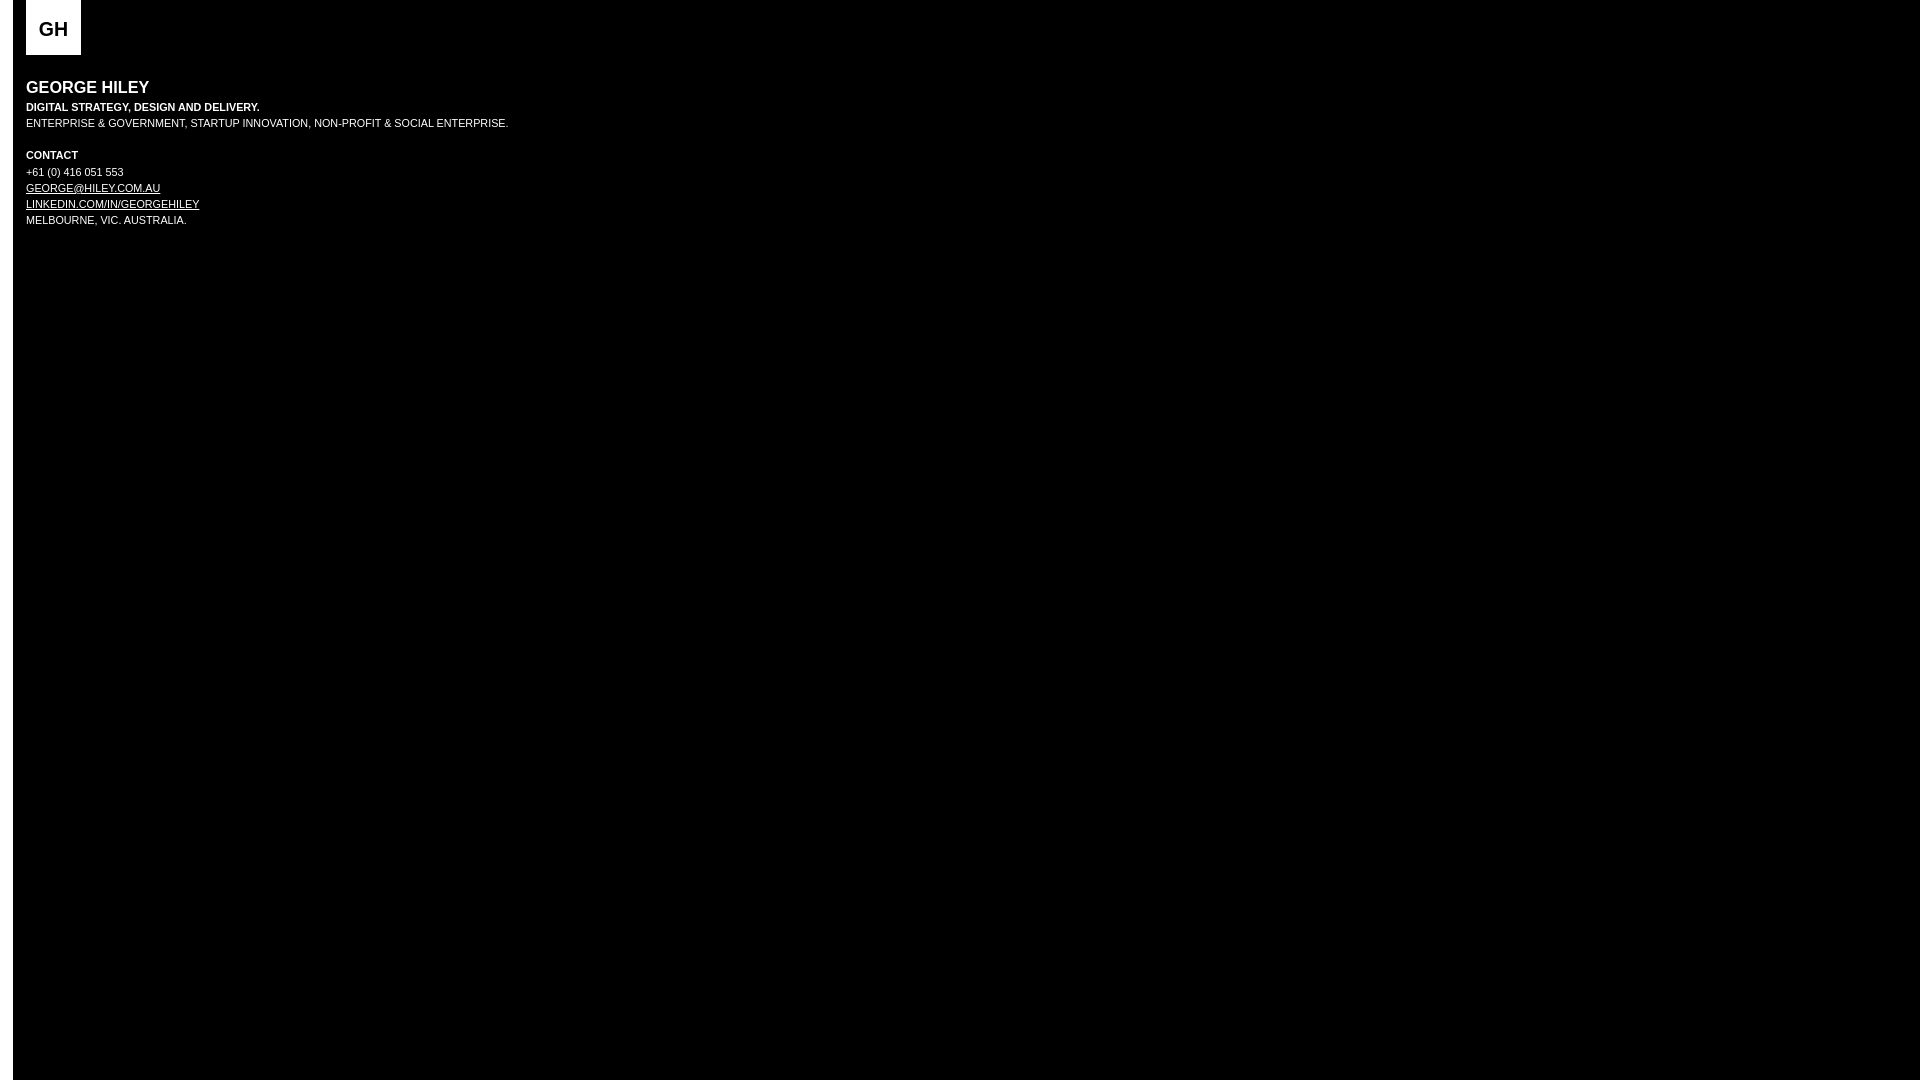 Image resolution: width=1920 pixels, height=1080 pixels. Describe the element at coordinates (91, 188) in the screenshot. I see `'GEORGE@HILEY.COM.AU'` at that location.